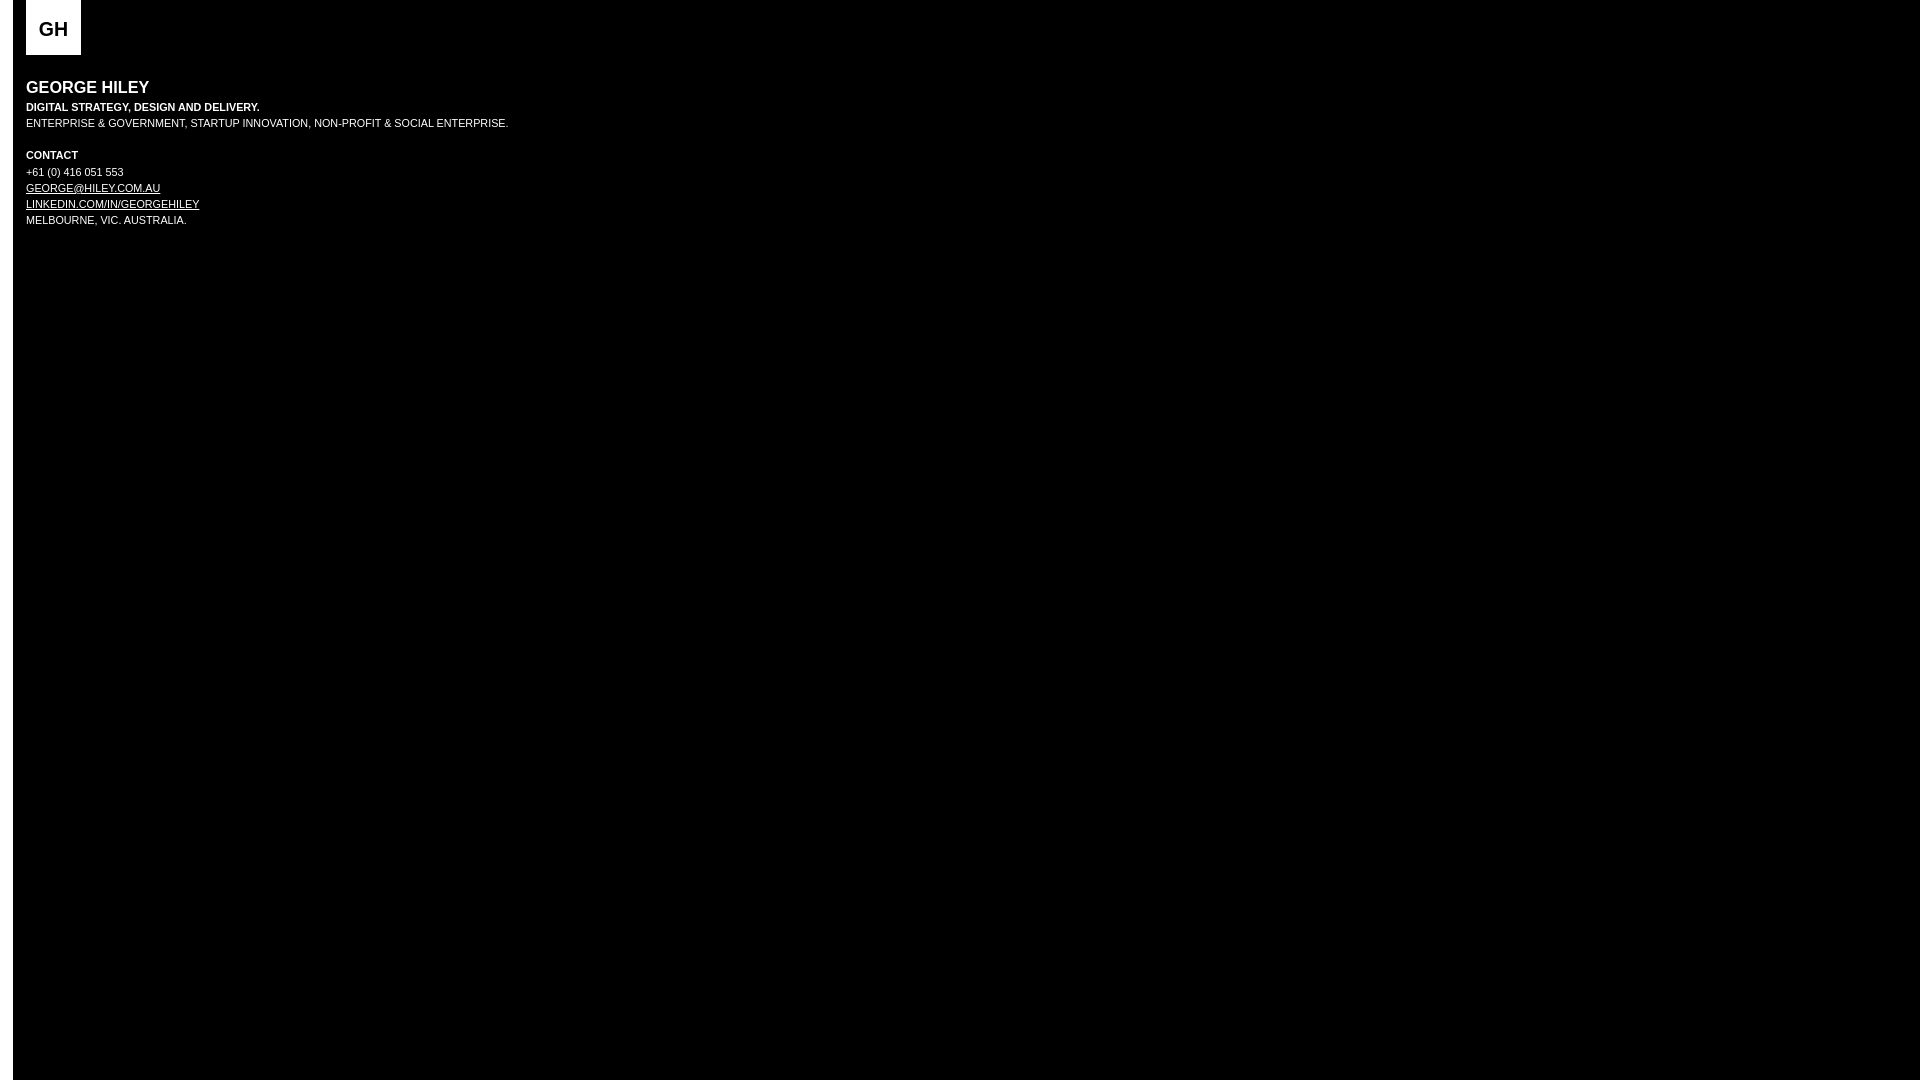 Image resolution: width=1920 pixels, height=1080 pixels. Describe the element at coordinates (91, 188) in the screenshot. I see `'GEORGE@HILEY.COM.AU'` at that location.